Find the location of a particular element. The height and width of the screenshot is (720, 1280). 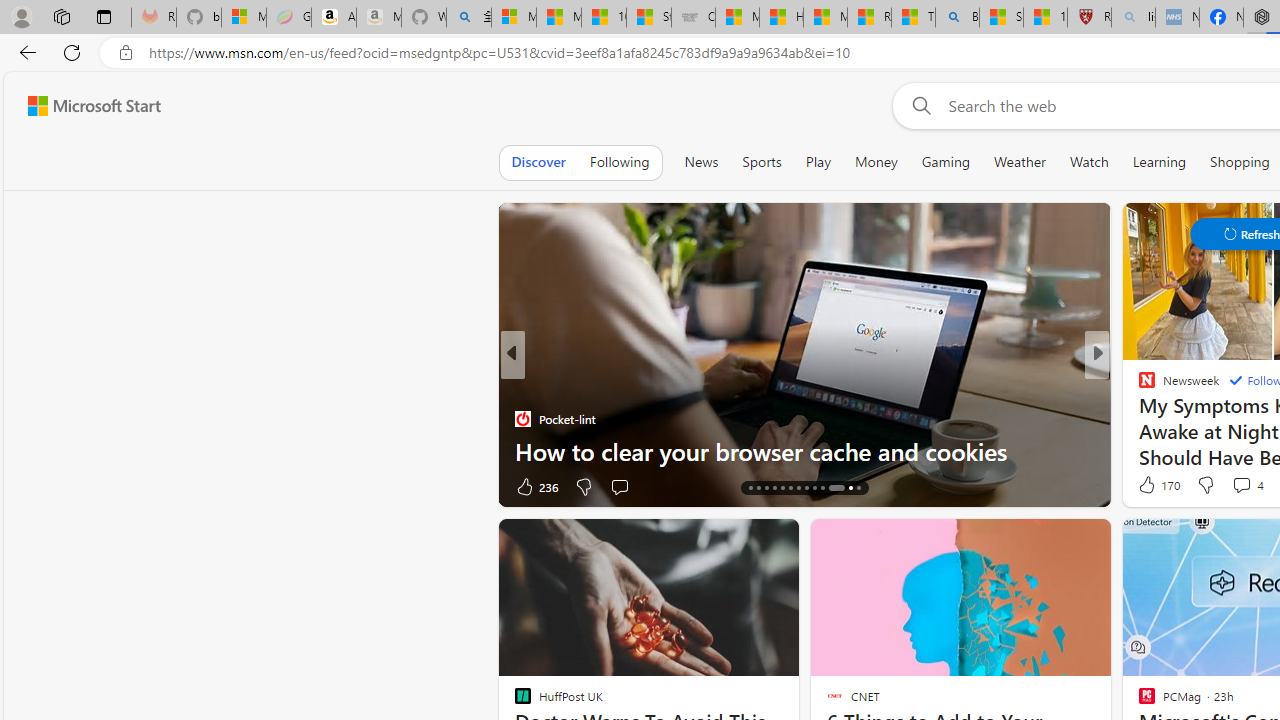

'View comments 4 Comment' is located at coordinates (1240, 485).